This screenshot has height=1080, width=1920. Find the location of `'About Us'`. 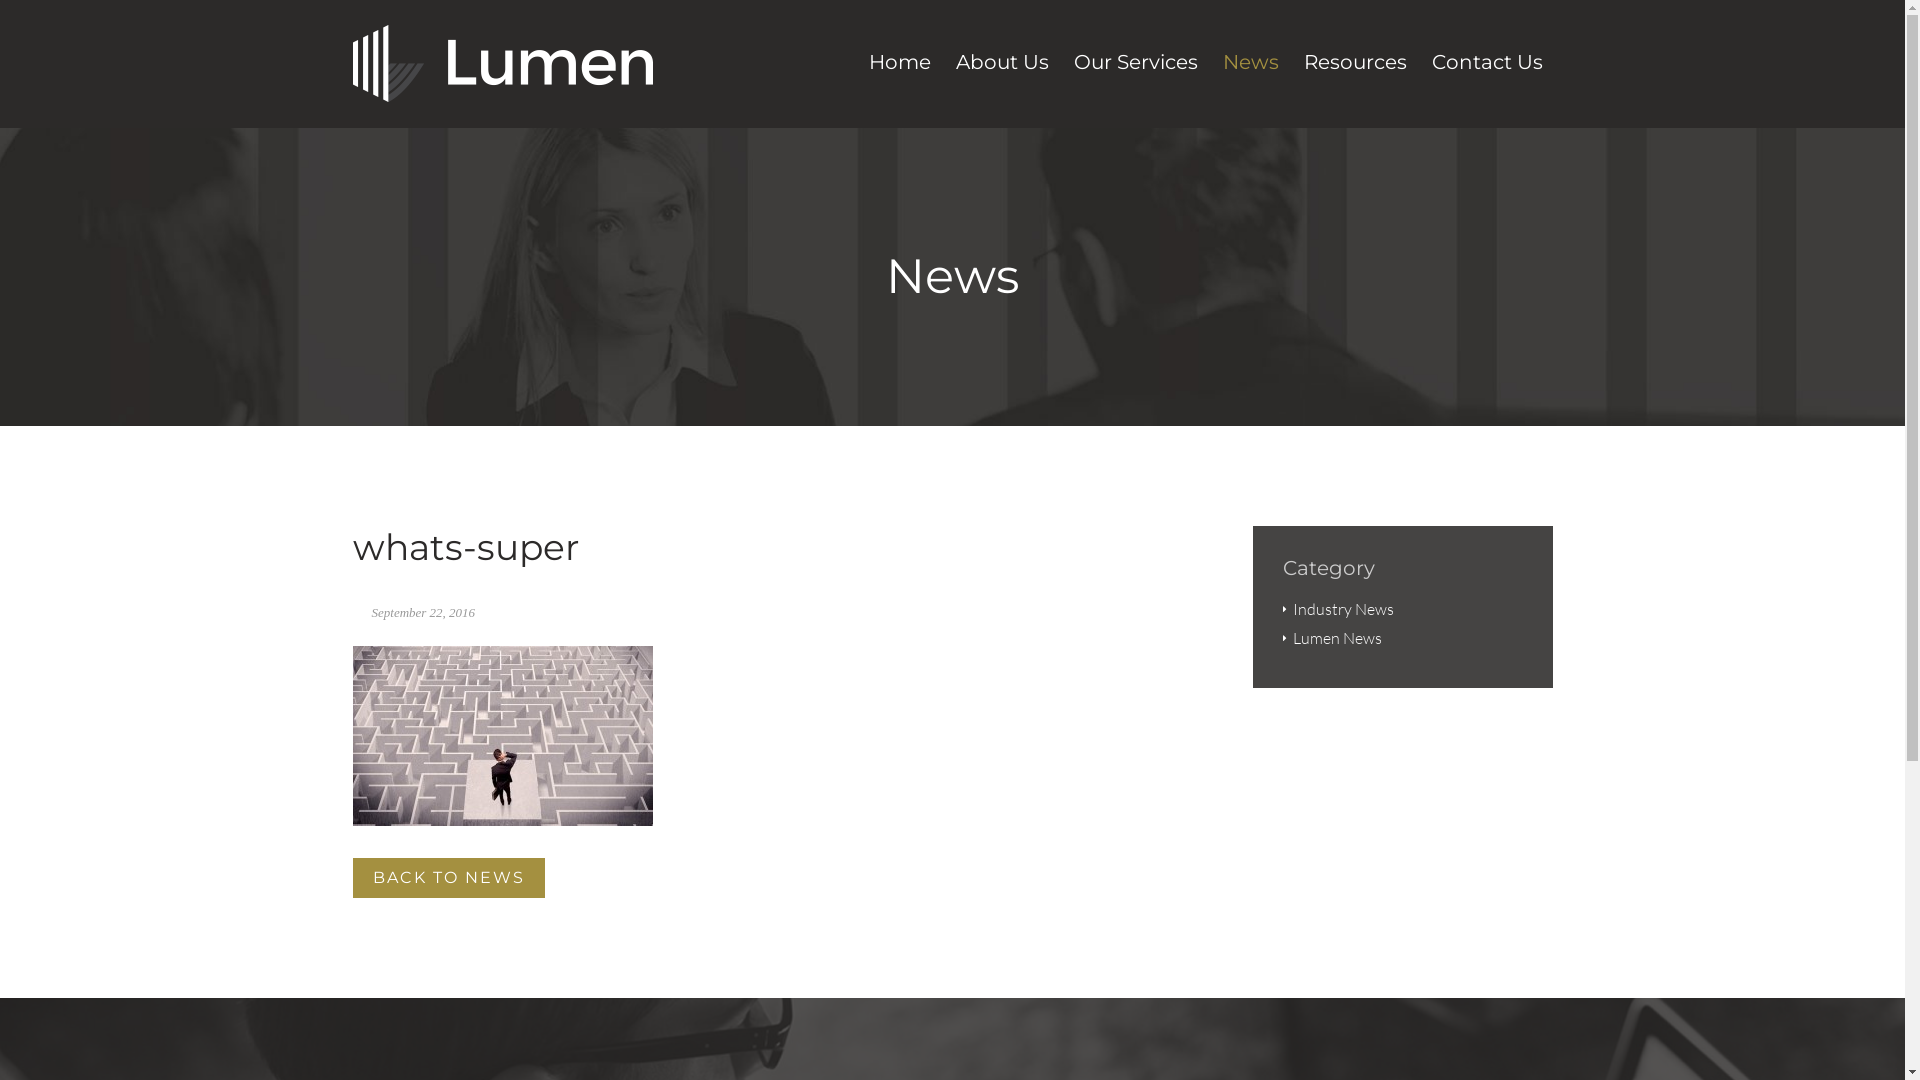

'About Us' is located at coordinates (1002, 65).